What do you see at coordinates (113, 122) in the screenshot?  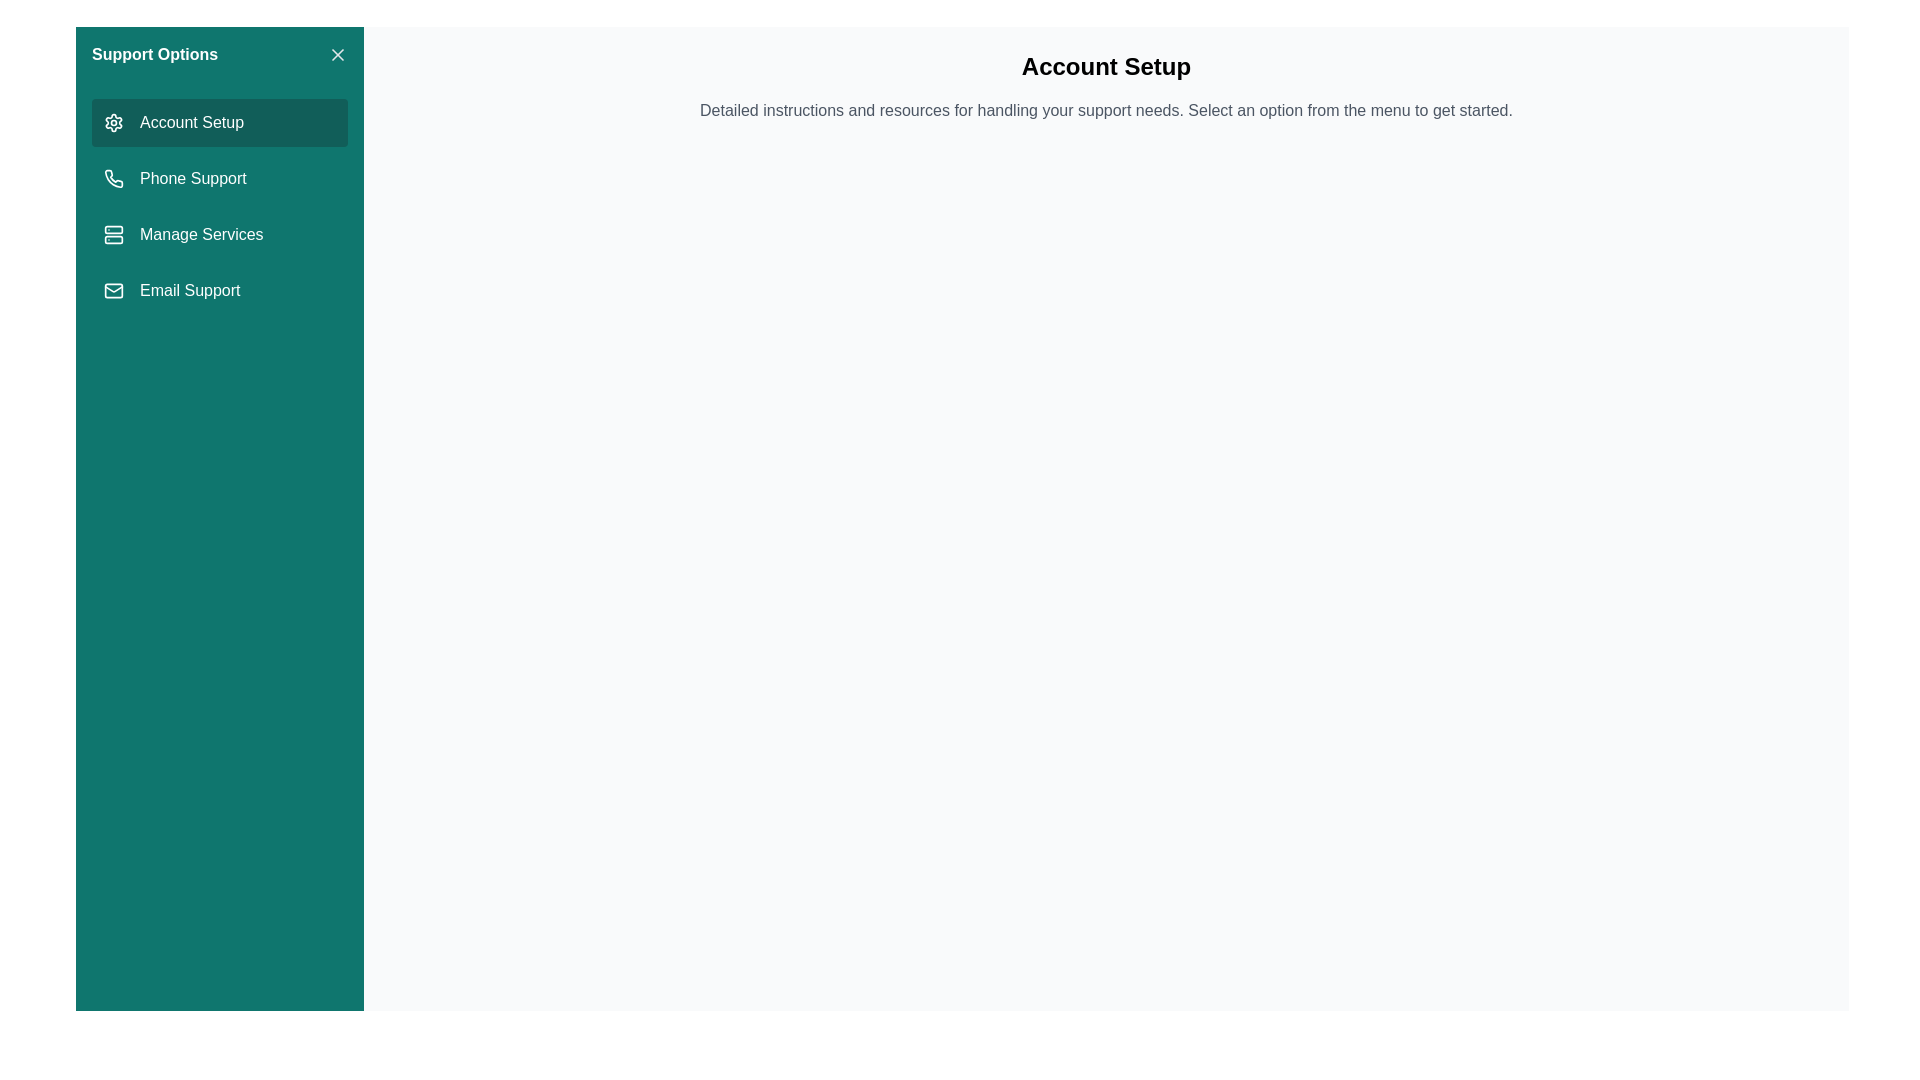 I see `the settings icon located in the left navigation menu next to the 'Account Setup' text` at bounding box center [113, 122].